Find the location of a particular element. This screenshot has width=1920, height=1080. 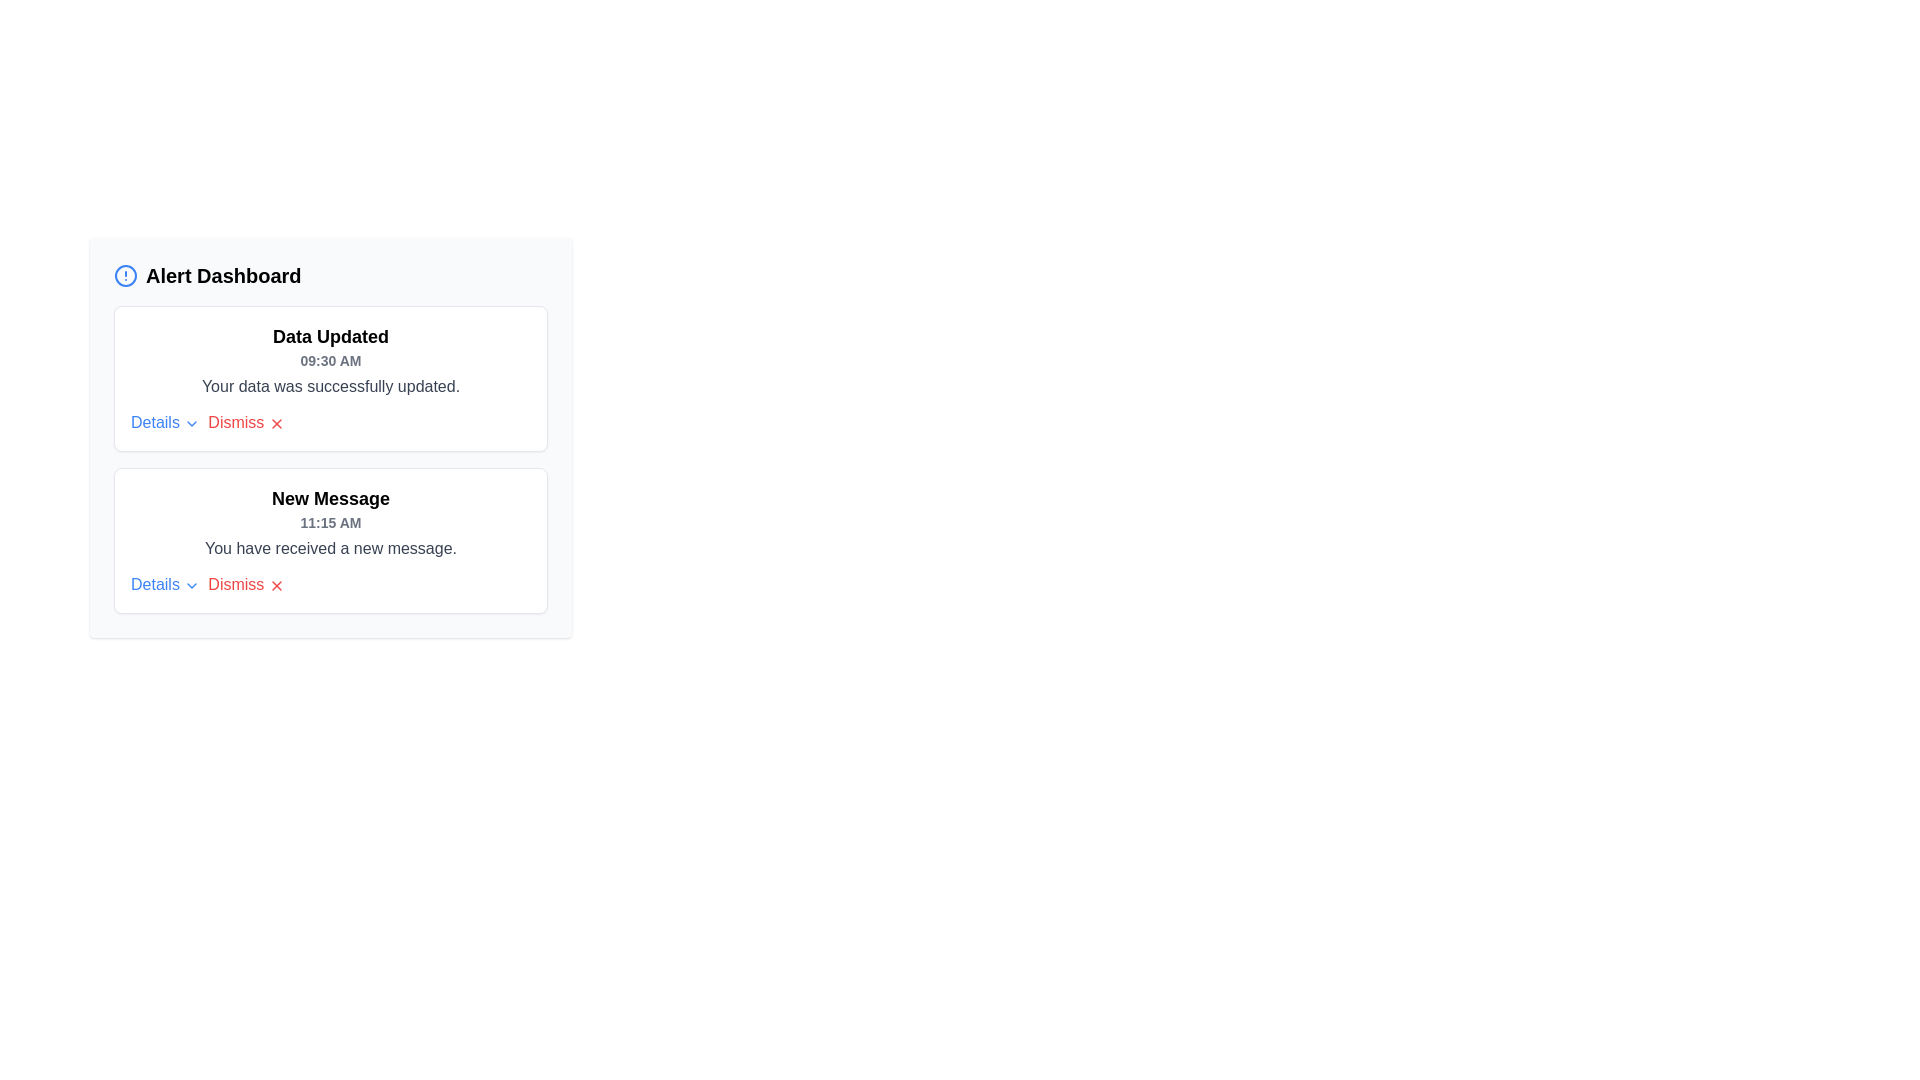

the leftmost Dropdown trigger link is located at coordinates (165, 585).